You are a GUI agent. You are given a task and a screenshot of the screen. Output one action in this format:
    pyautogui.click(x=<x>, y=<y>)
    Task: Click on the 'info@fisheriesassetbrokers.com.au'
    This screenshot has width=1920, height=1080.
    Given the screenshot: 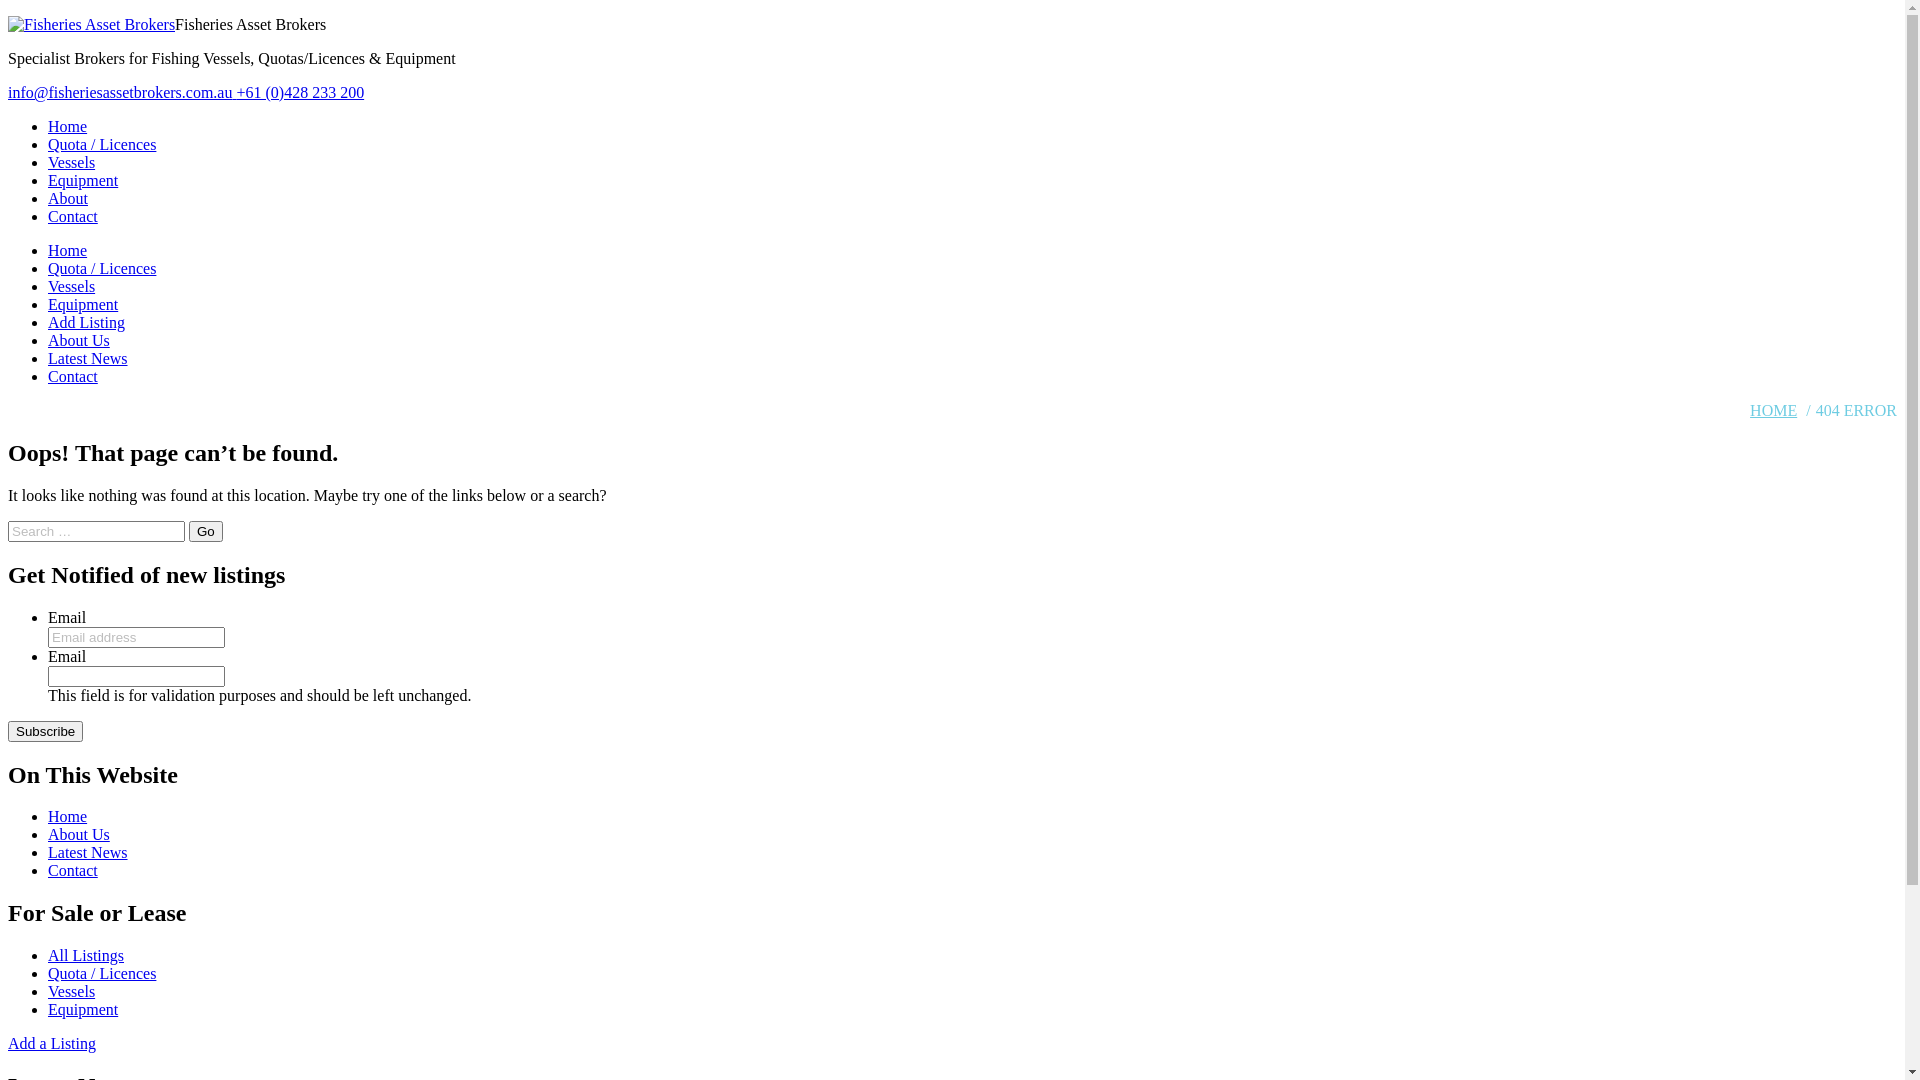 What is the action you would take?
    pyautogui.click(x=119, y=92)
    